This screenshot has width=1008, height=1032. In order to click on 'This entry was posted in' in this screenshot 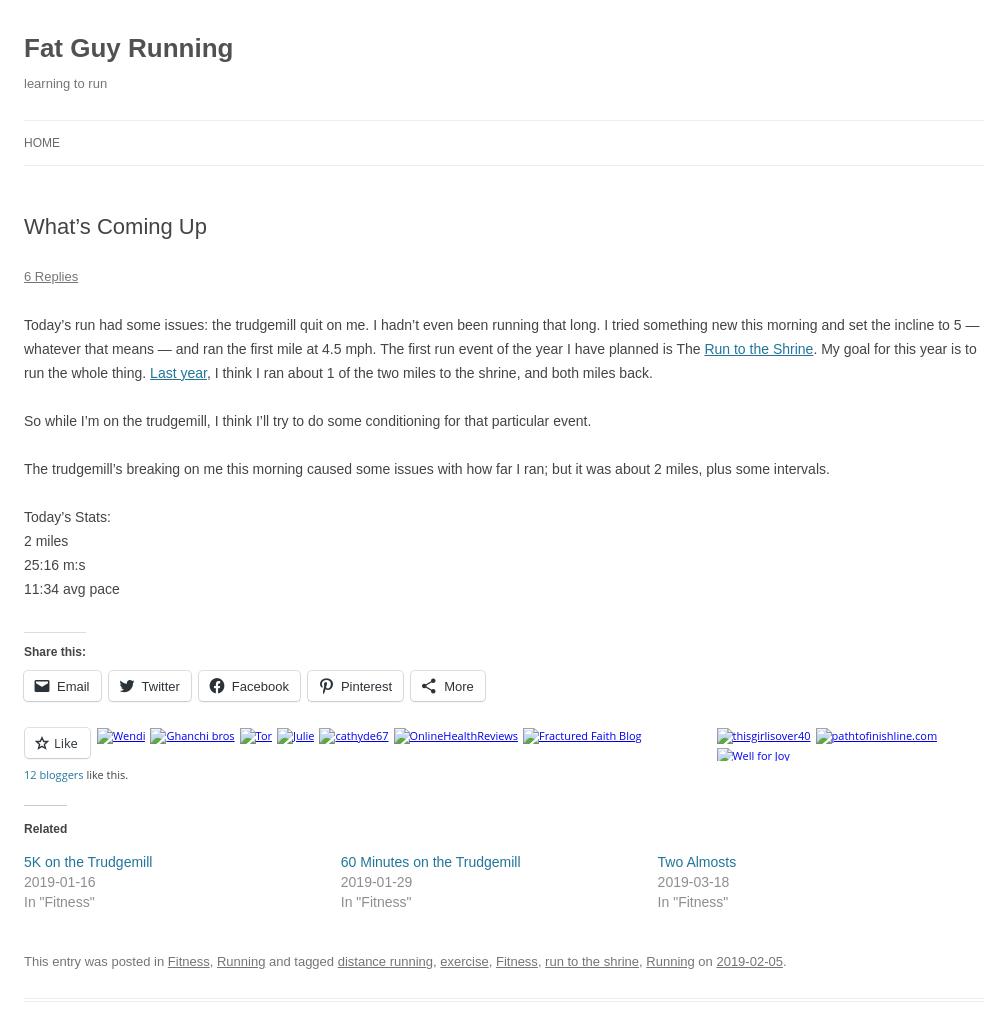, I will do `click(23, 960)`.